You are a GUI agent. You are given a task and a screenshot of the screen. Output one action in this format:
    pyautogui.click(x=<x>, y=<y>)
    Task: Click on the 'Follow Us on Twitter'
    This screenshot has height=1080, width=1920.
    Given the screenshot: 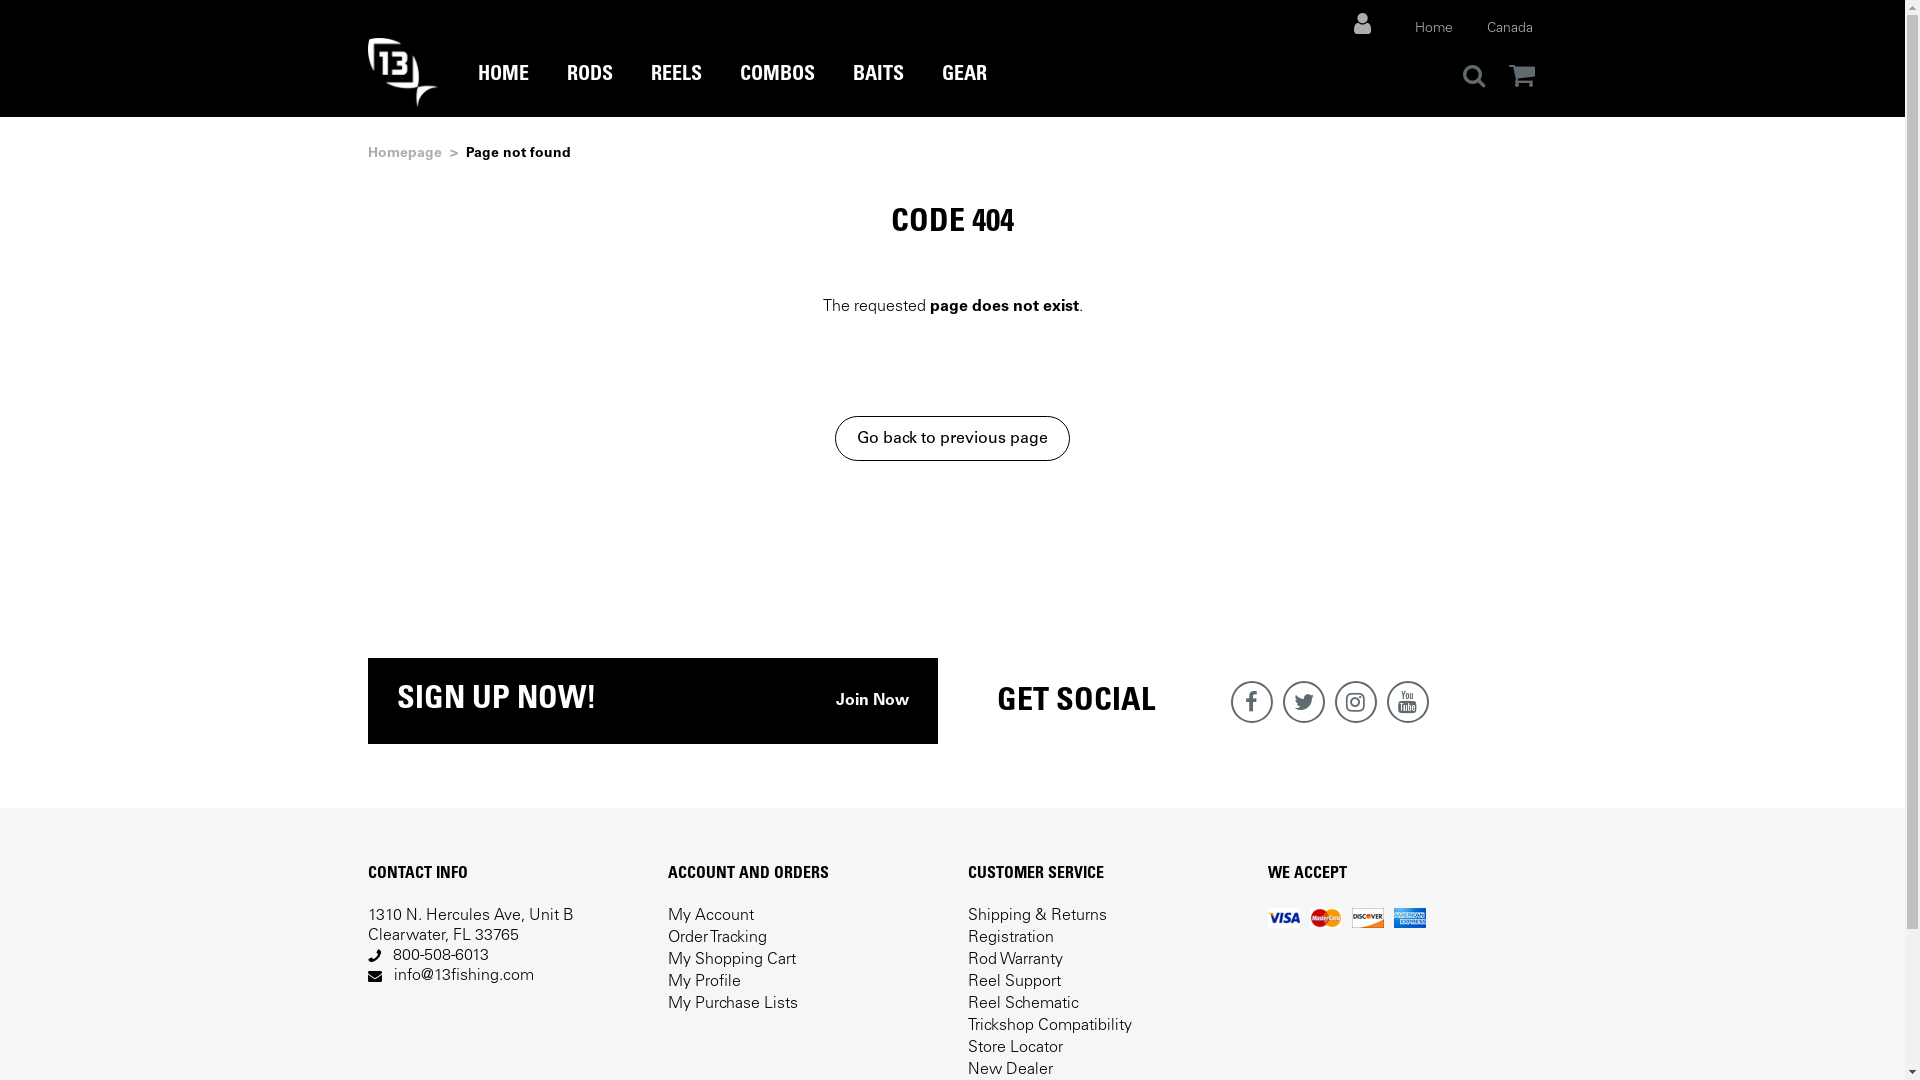 What is the action you would take?
    pyautogui.click(x=1302, y=701)
    